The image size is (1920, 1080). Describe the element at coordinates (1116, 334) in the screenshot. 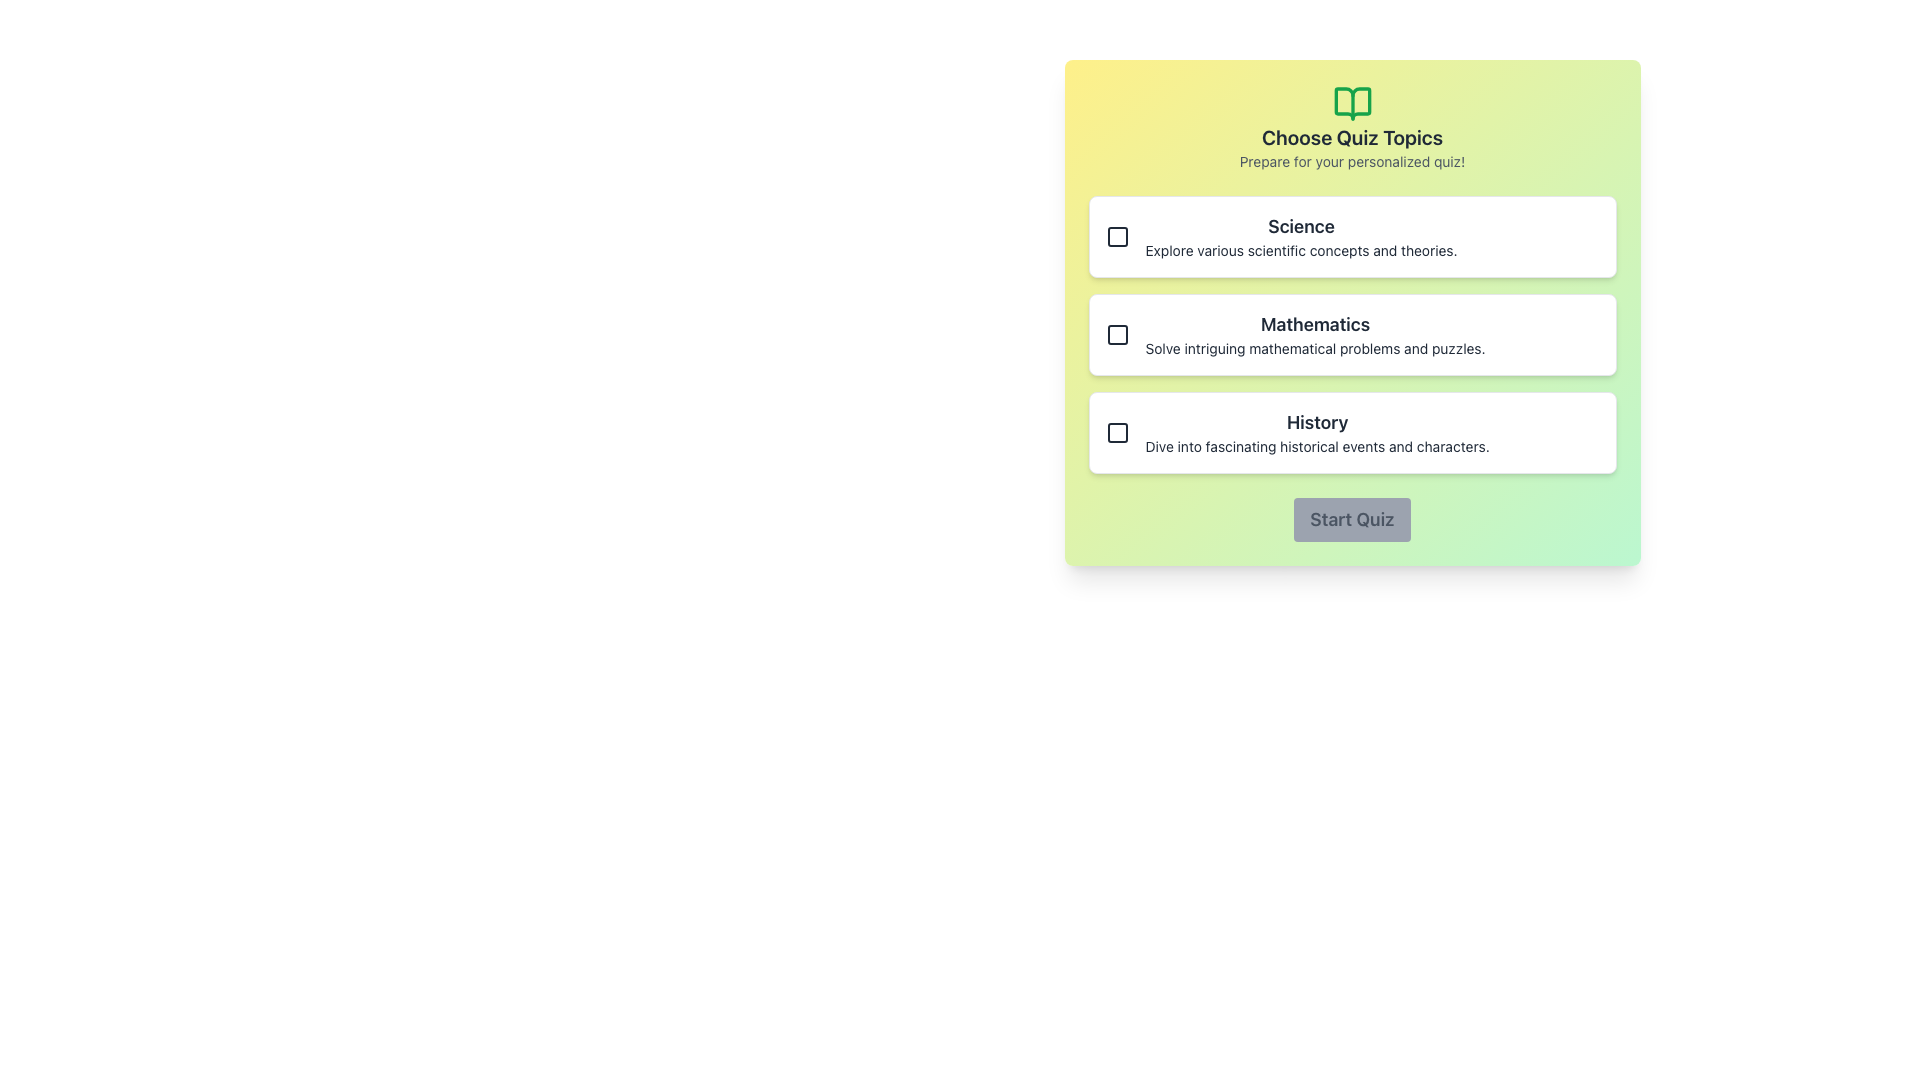

I see `the checkbox located` at that location.